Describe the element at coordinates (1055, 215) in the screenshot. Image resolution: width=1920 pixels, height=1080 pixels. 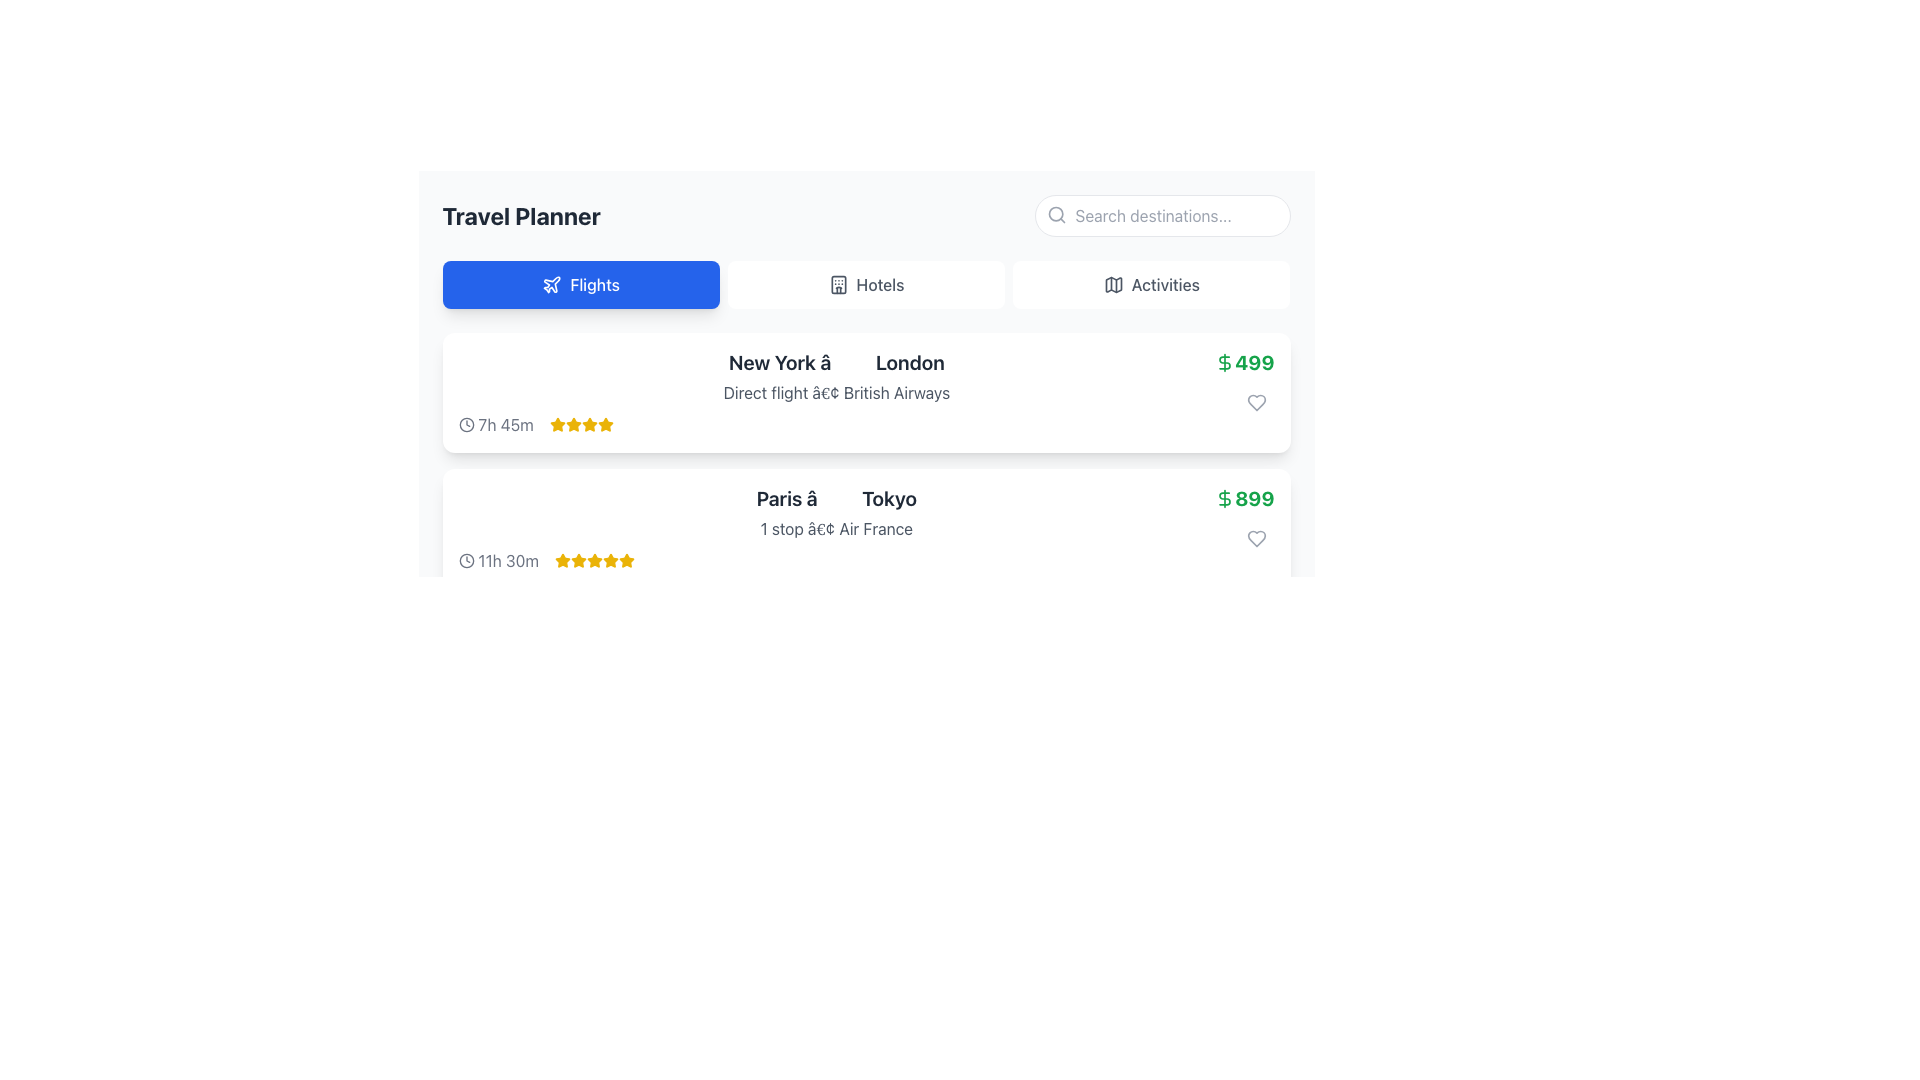
I see `the search icon located on the left side of the search bar, which indicates the field's purpose for search functionality` at that location.